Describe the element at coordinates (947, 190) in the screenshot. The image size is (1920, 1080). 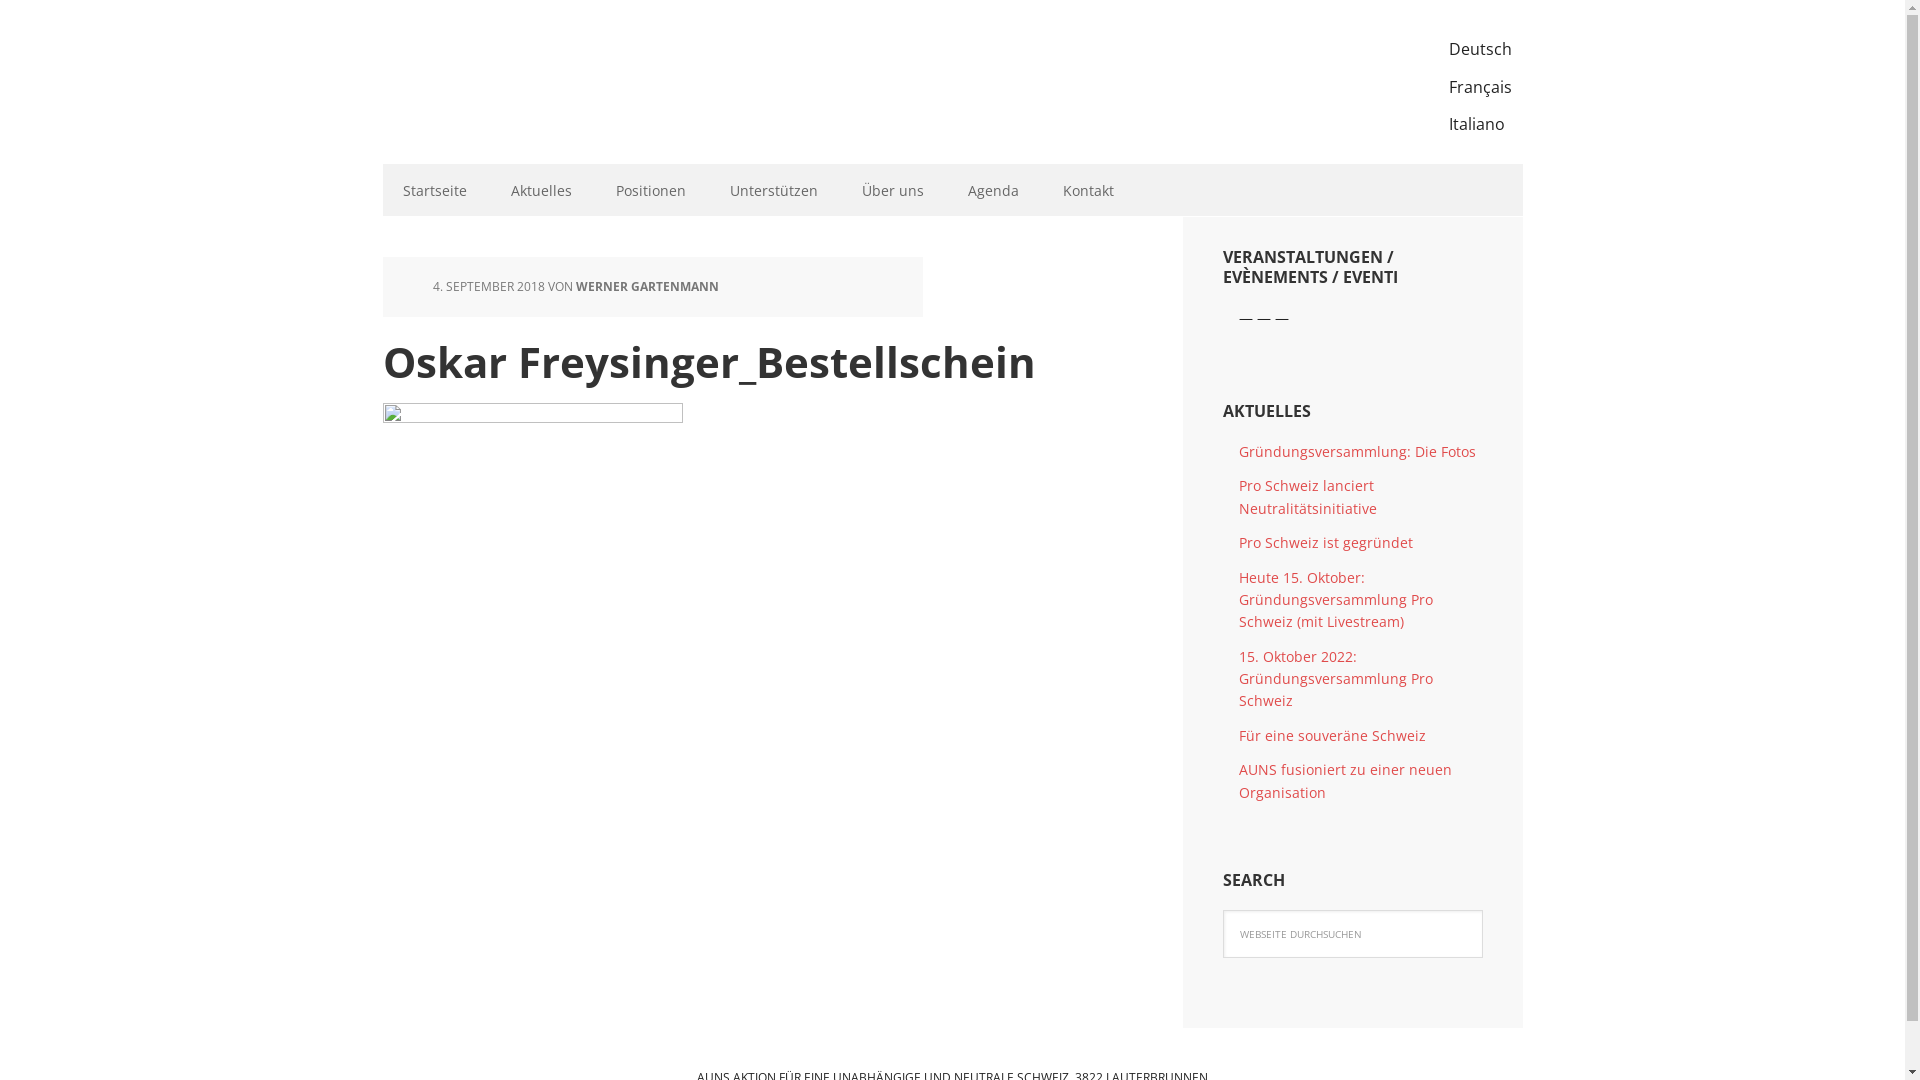
I see `'Agenda'` at that location.